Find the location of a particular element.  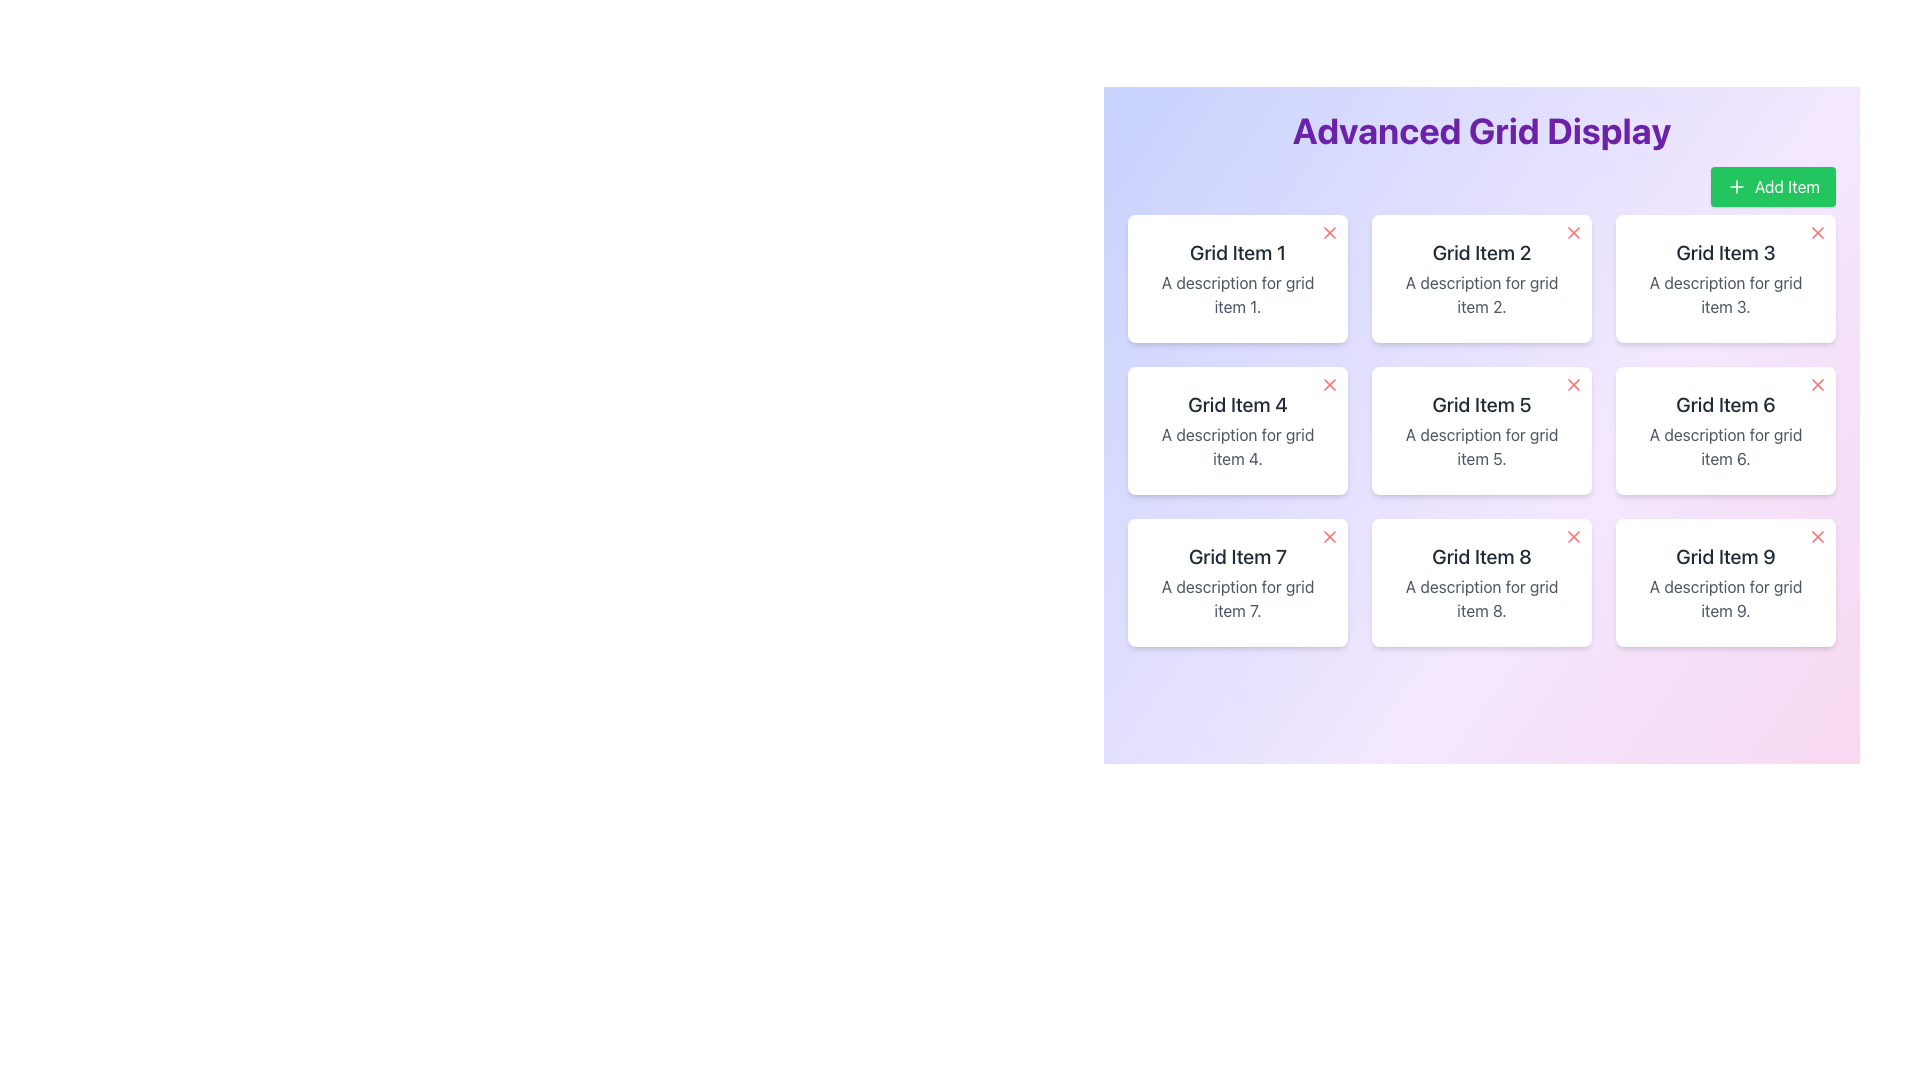

the text label displaying 'Grid Item 4', which is styled with a bold font and gray color, located in the second column of the second row of the grid layout is located at coordinates (1237, 405).